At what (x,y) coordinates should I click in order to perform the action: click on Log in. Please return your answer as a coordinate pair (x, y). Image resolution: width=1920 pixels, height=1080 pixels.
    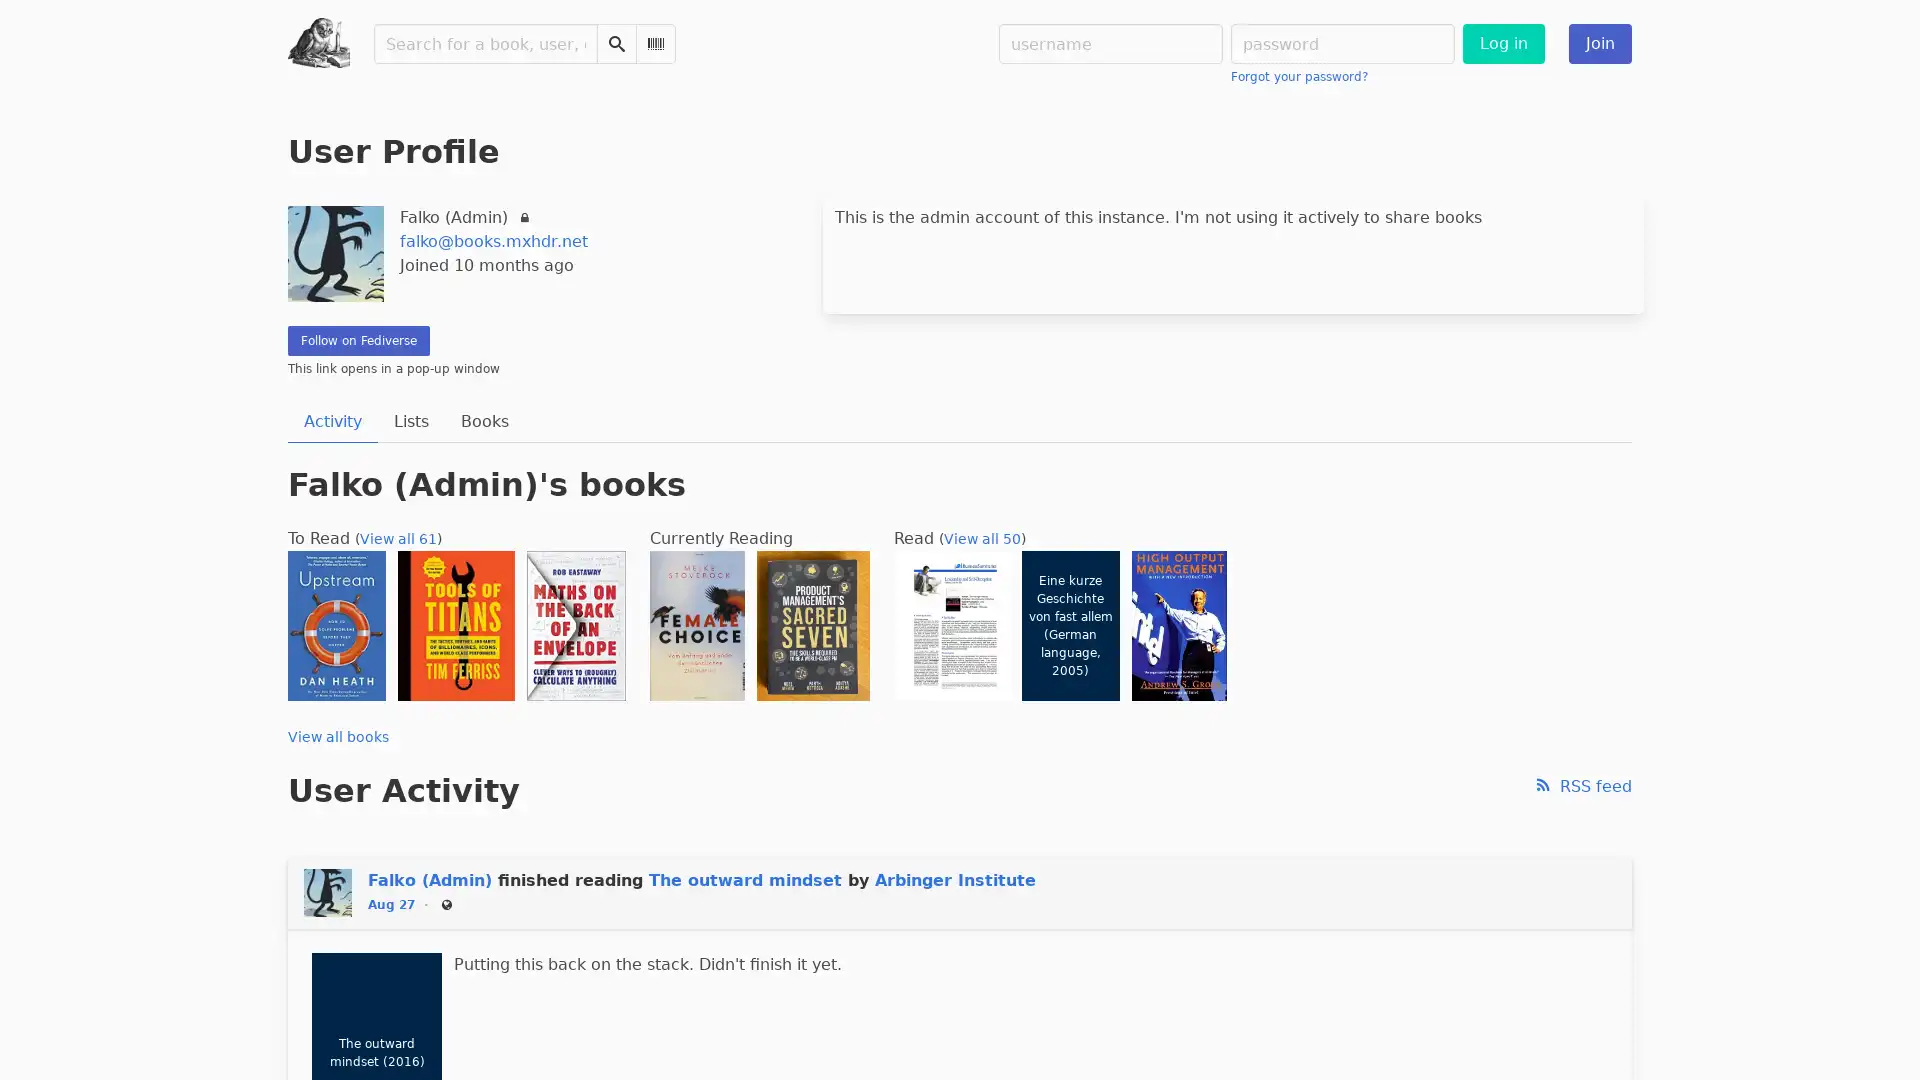
    Looking at the image, I should click on (1503, 43).